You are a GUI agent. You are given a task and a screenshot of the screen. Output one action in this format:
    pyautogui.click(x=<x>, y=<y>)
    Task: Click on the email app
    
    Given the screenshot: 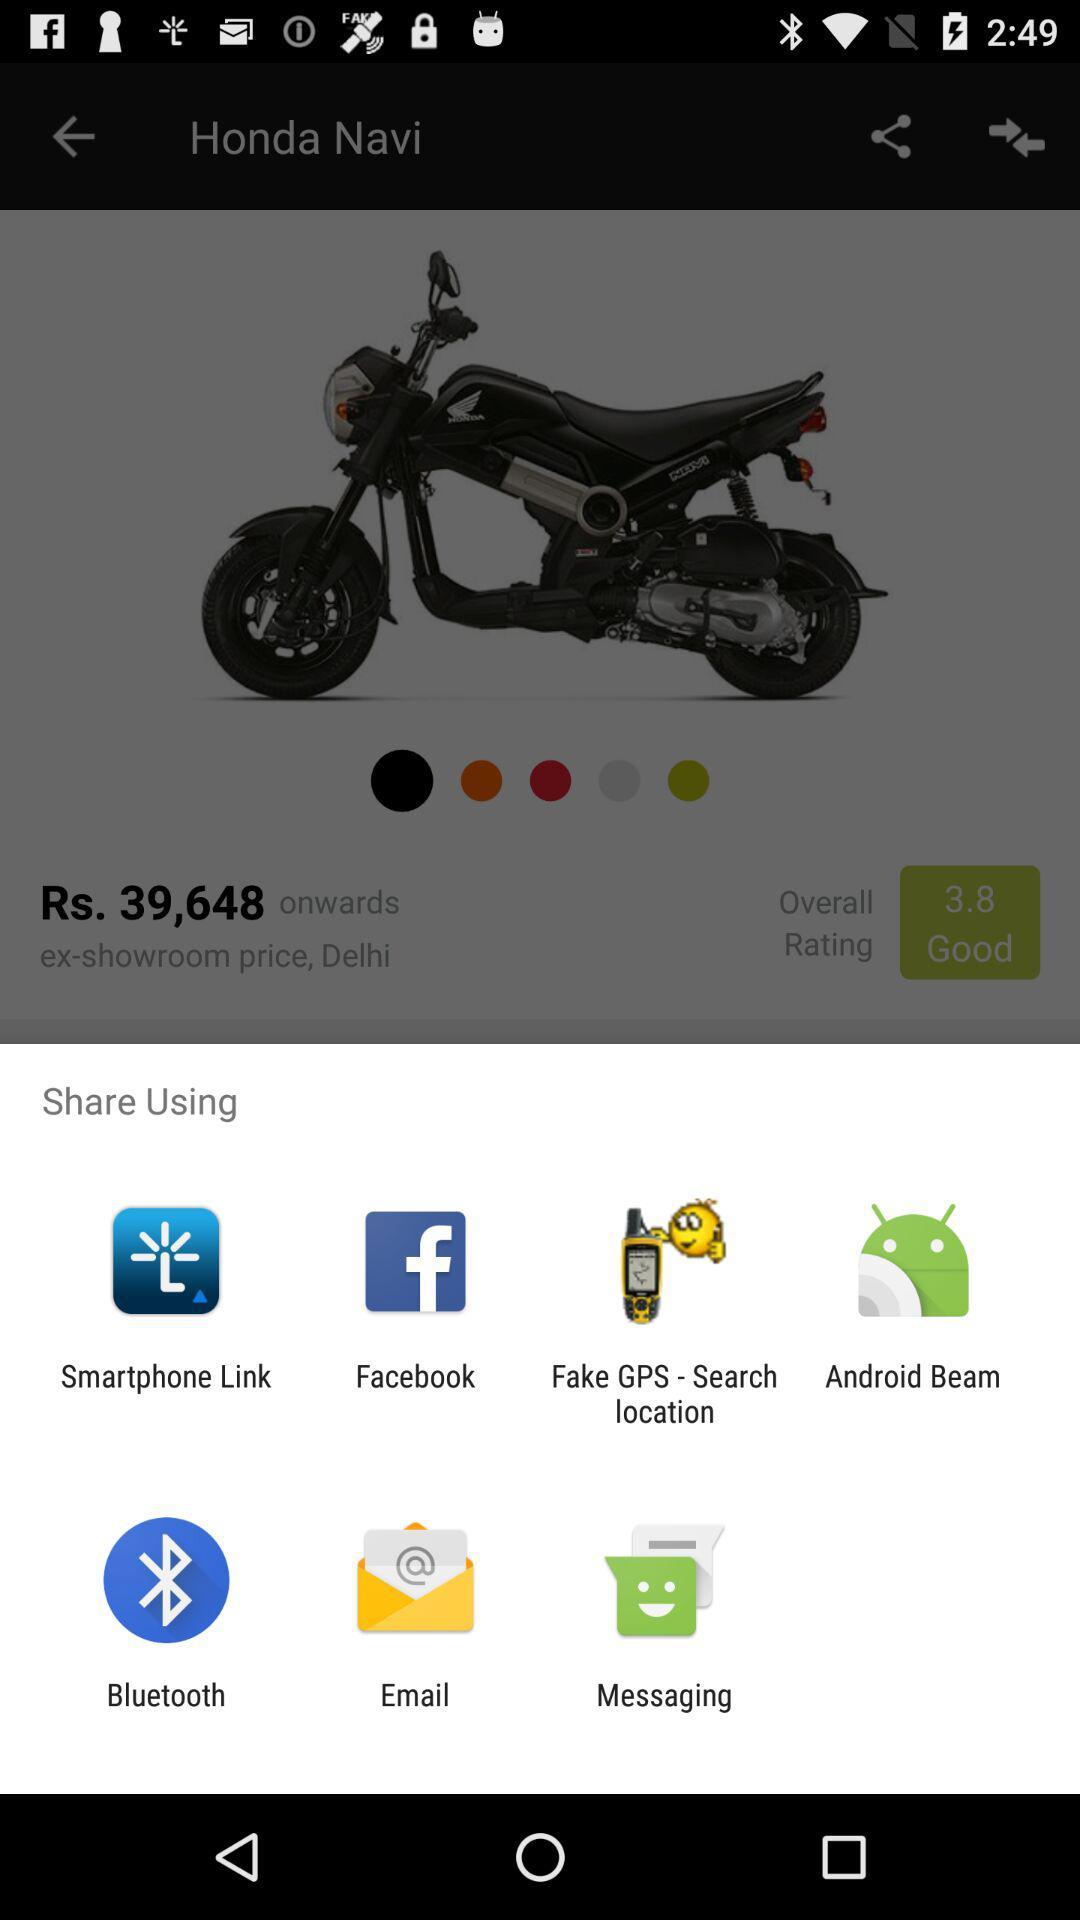 What is the action you would take?
    pyautogui.click(x=414, y=1711)
    